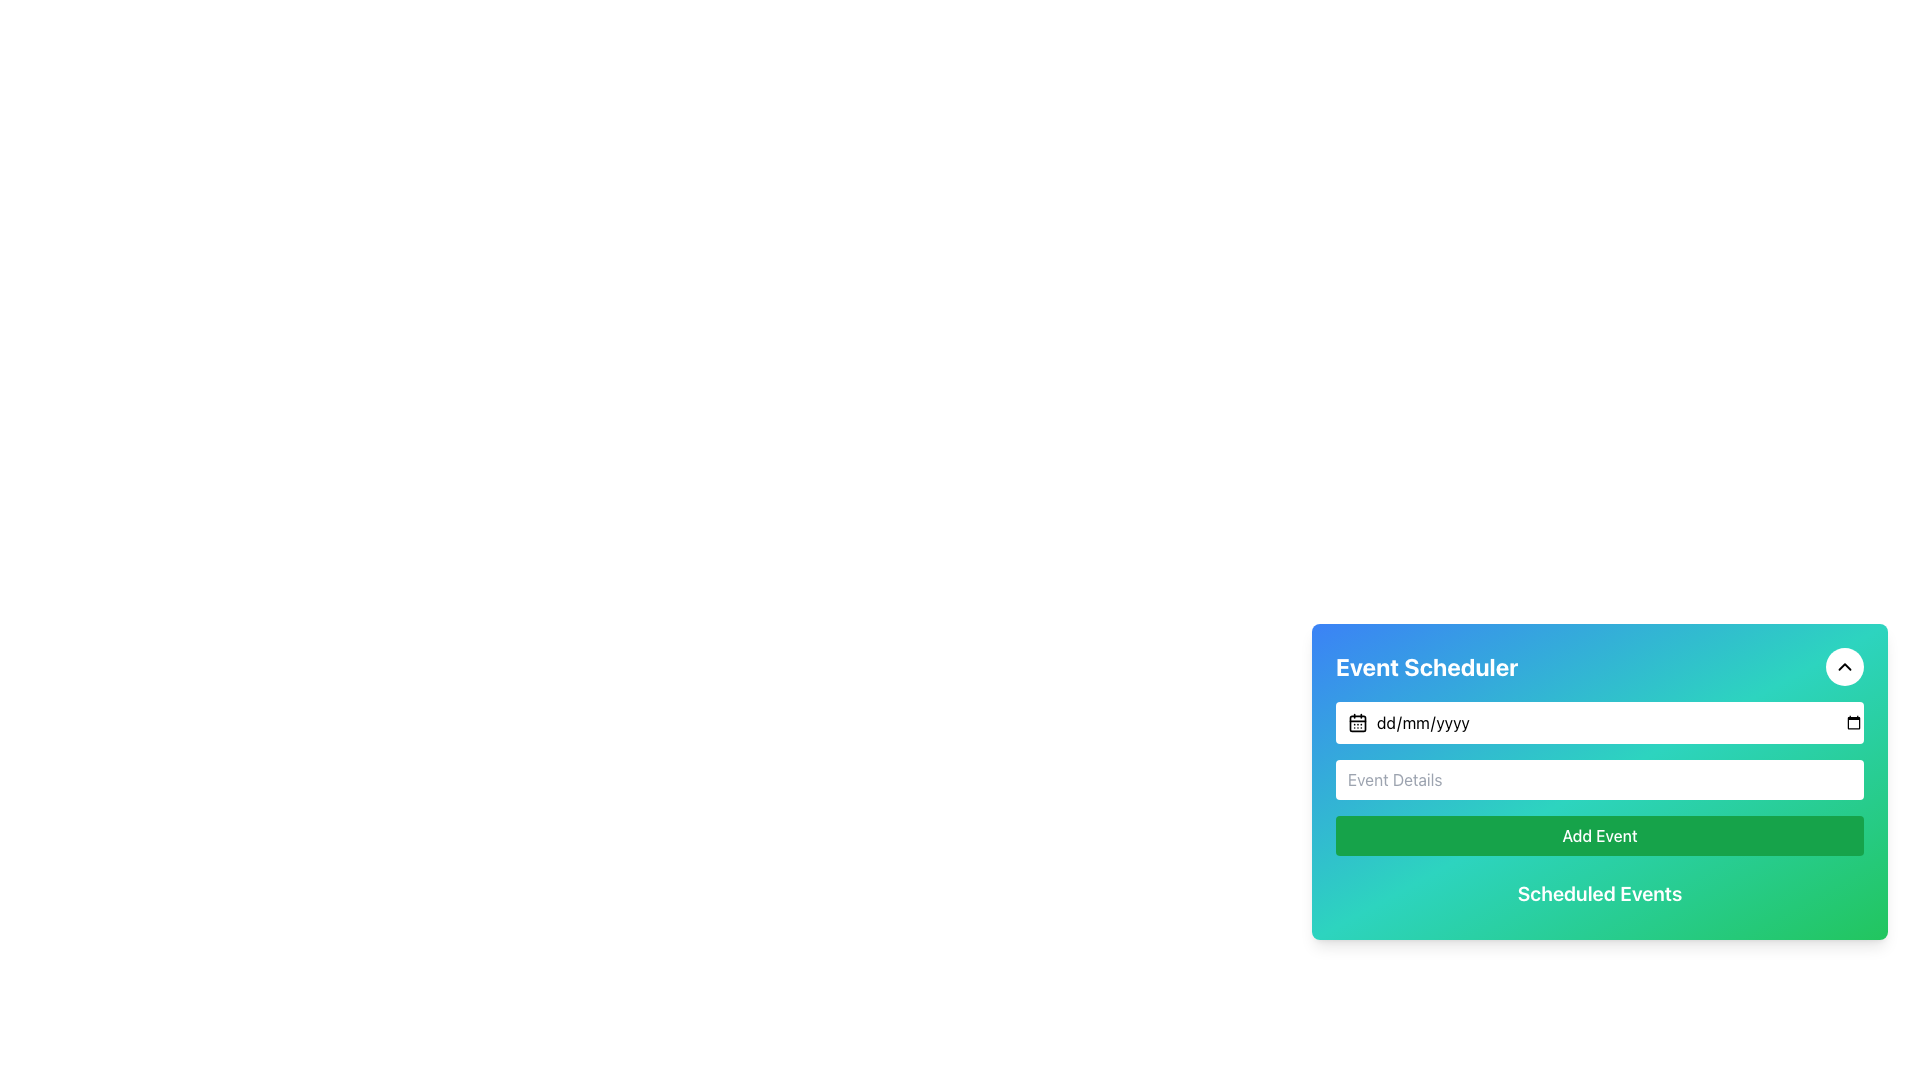 This screenshot has width=1920, height=1080. What do you see at coordinates (1843, 667) in the screenshot?
I see `the circular button with a white background and a black chevron pointing up, located in the top-right corner of the 'Event Scheduler' panel` at bounding box center [1843, 667].